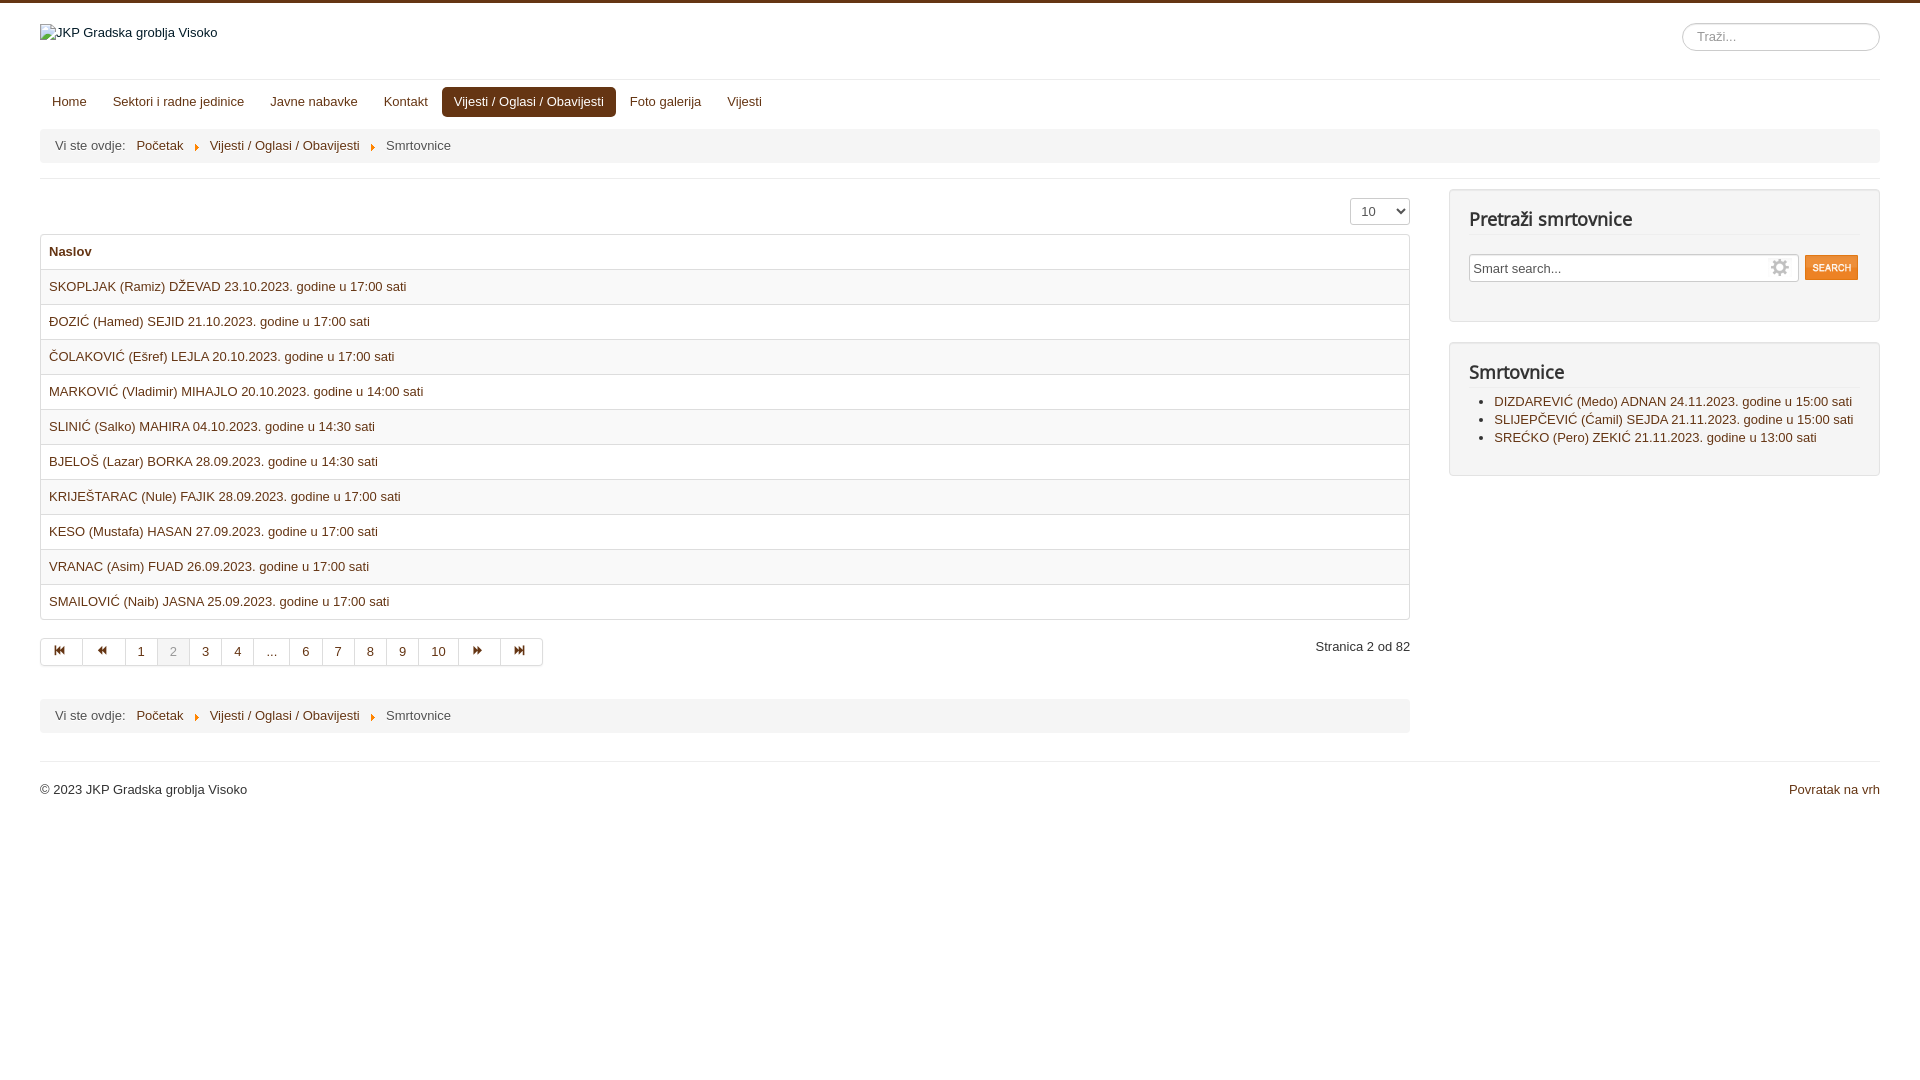  What do you see at coordinates (322, 651) in the screenshot?
I see `'7'` at bounding box center [322, 651].